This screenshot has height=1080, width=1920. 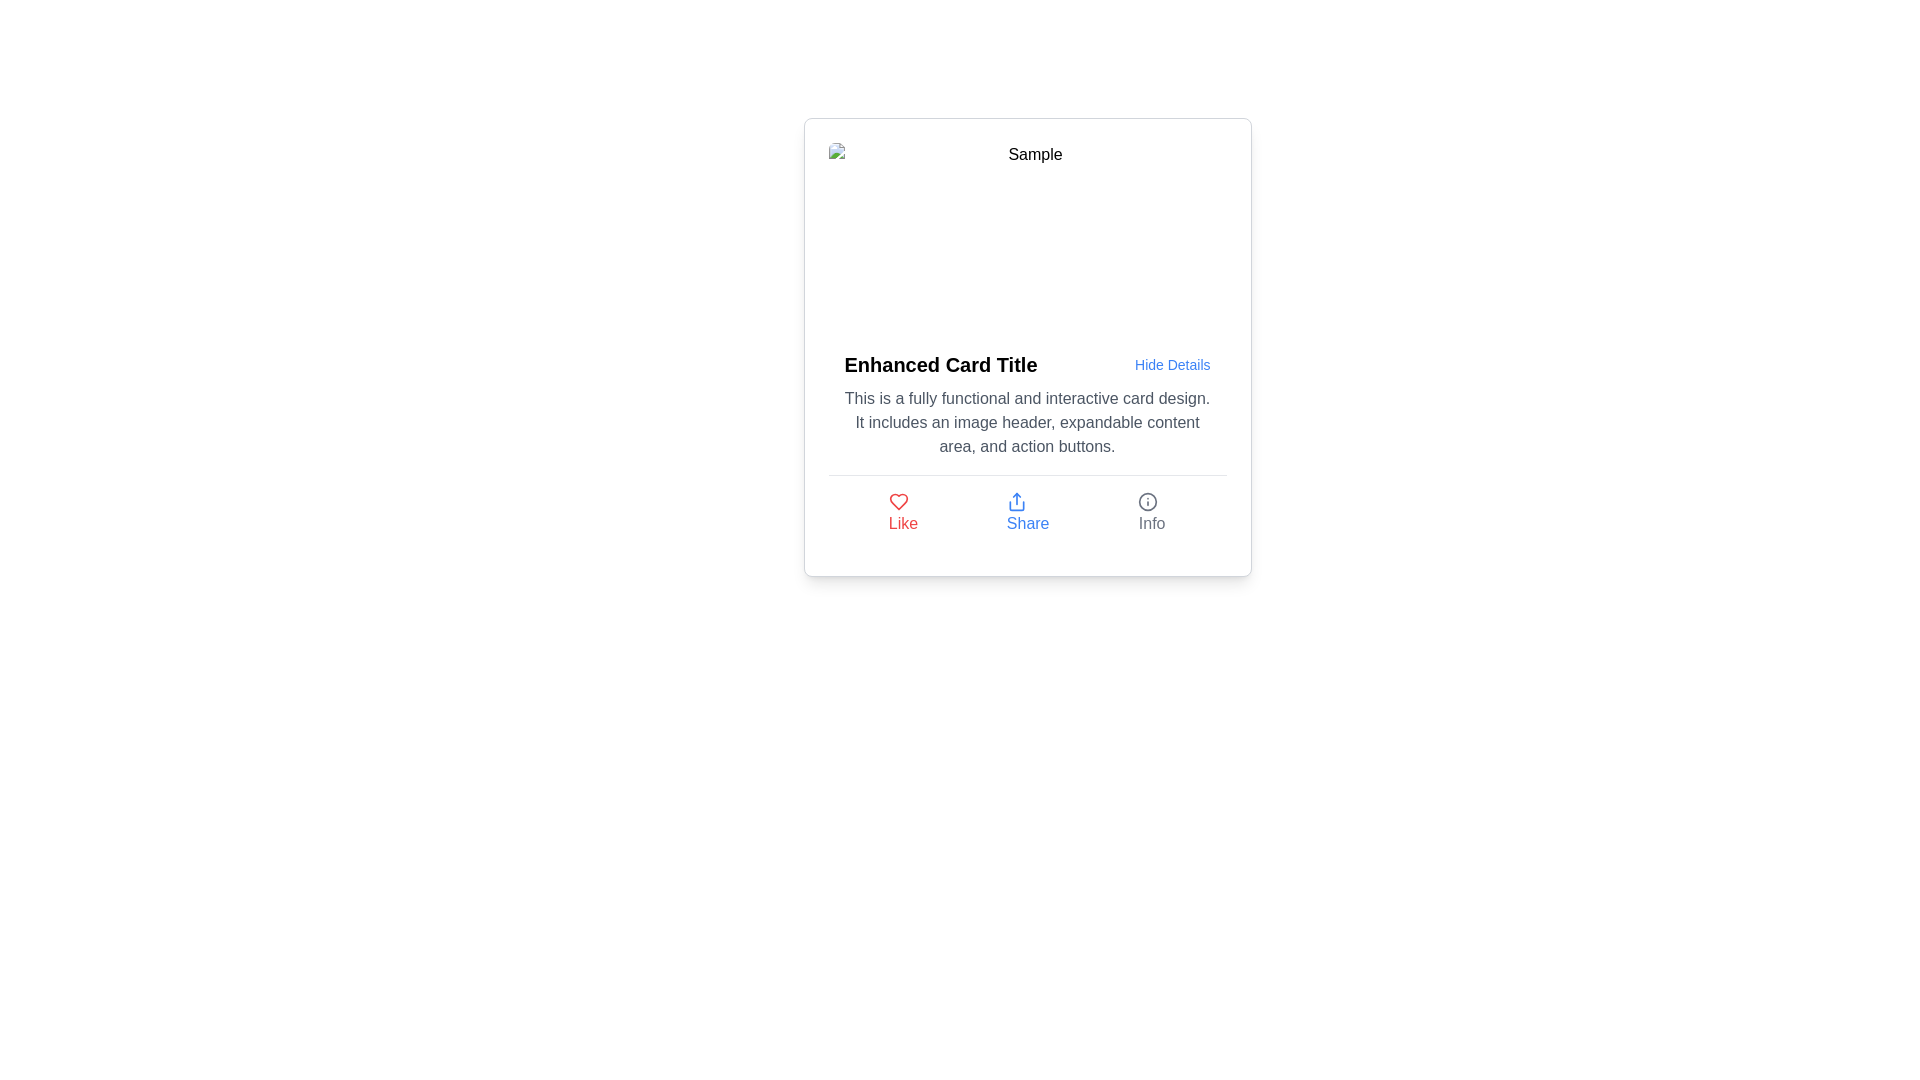 What do you see at coordinates (1148, 500) in the screenshot?
I see `the circular information icon with an 'i' symbol, located at the bottom right of the card interface` at bounding box center [1148, 500].